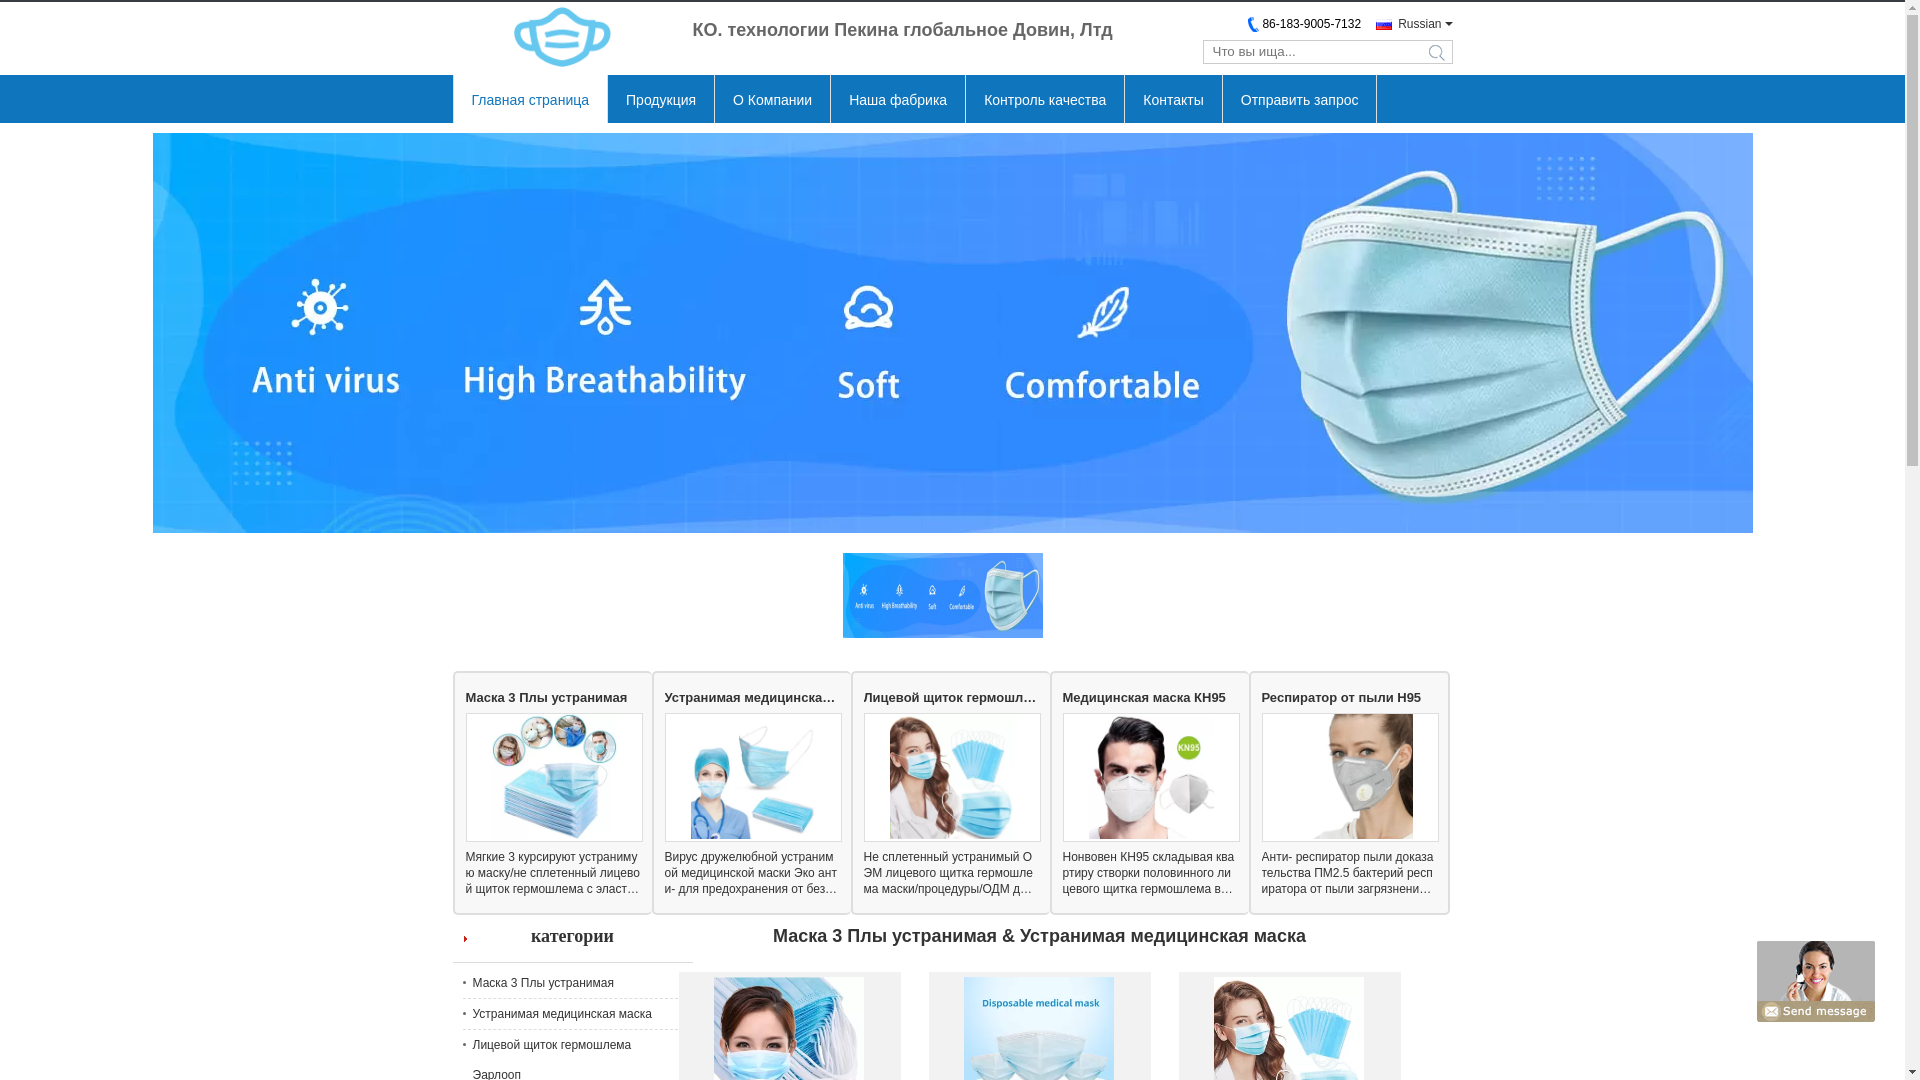 The image size is (1920, 1080). What do you see at coordinates (1375, 23) in the screenshot?
I see `'Russian'` at bounding box center [1375, 23].